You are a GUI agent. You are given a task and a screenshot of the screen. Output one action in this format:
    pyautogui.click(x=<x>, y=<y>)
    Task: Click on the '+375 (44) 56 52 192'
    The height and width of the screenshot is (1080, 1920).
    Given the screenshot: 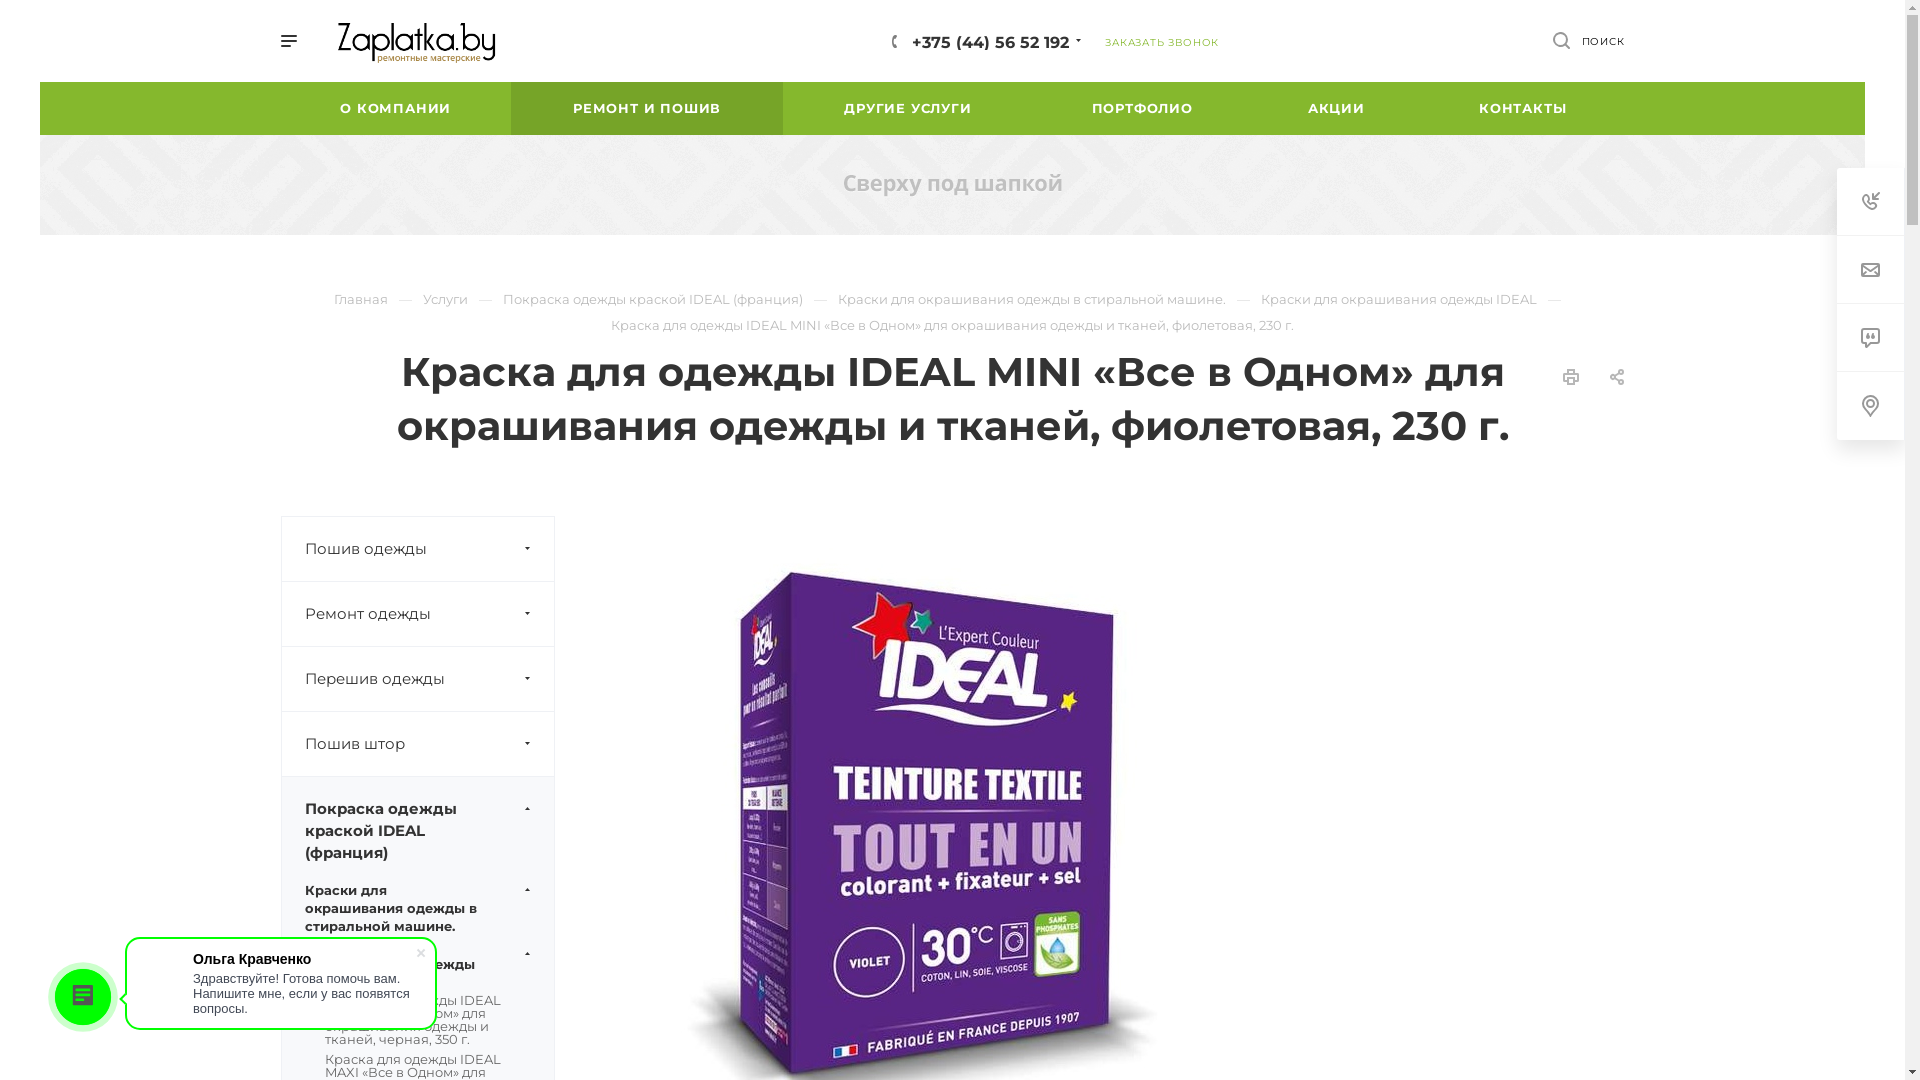 What is the action you would take?
    pyautogui.click(x=990, y=41)
    